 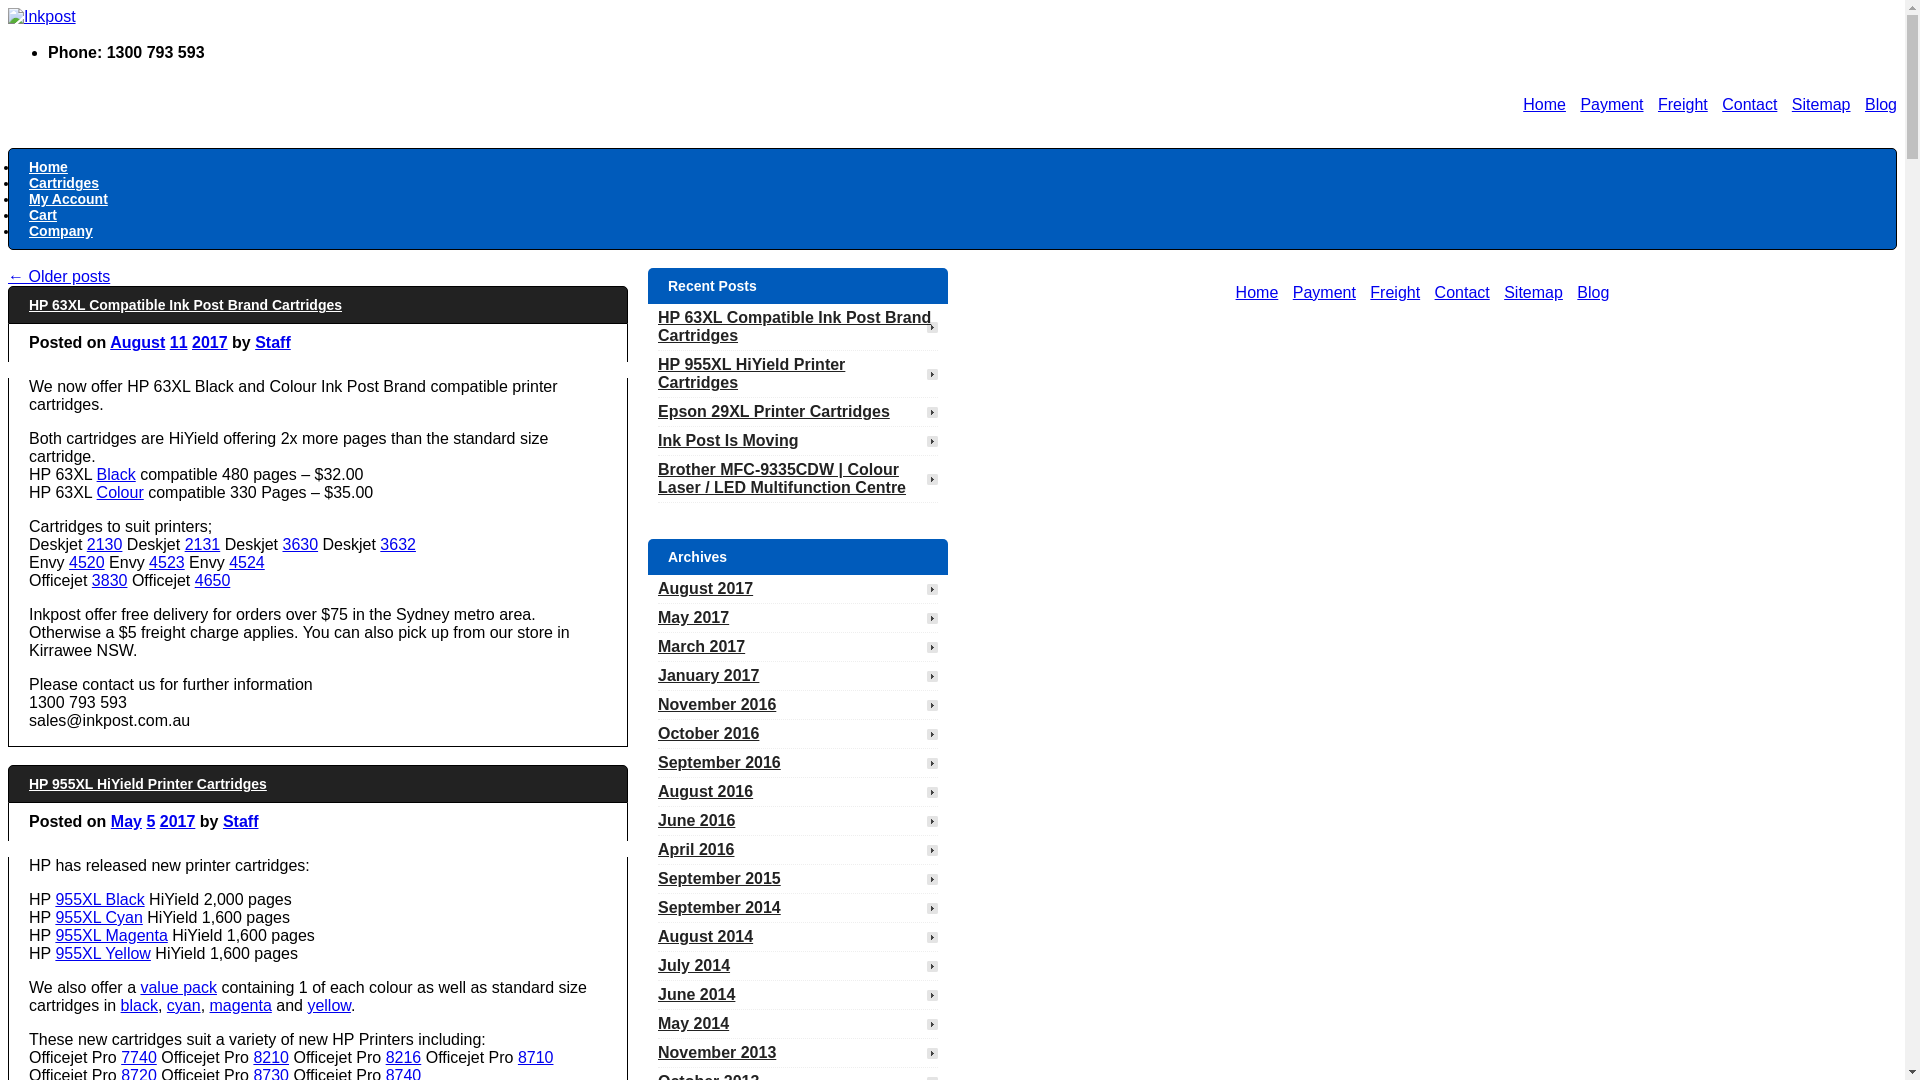 What do you see at coordinates (718, 733) in the screenshot?
I see `'October 2016'` at bounding box center [718, 733].